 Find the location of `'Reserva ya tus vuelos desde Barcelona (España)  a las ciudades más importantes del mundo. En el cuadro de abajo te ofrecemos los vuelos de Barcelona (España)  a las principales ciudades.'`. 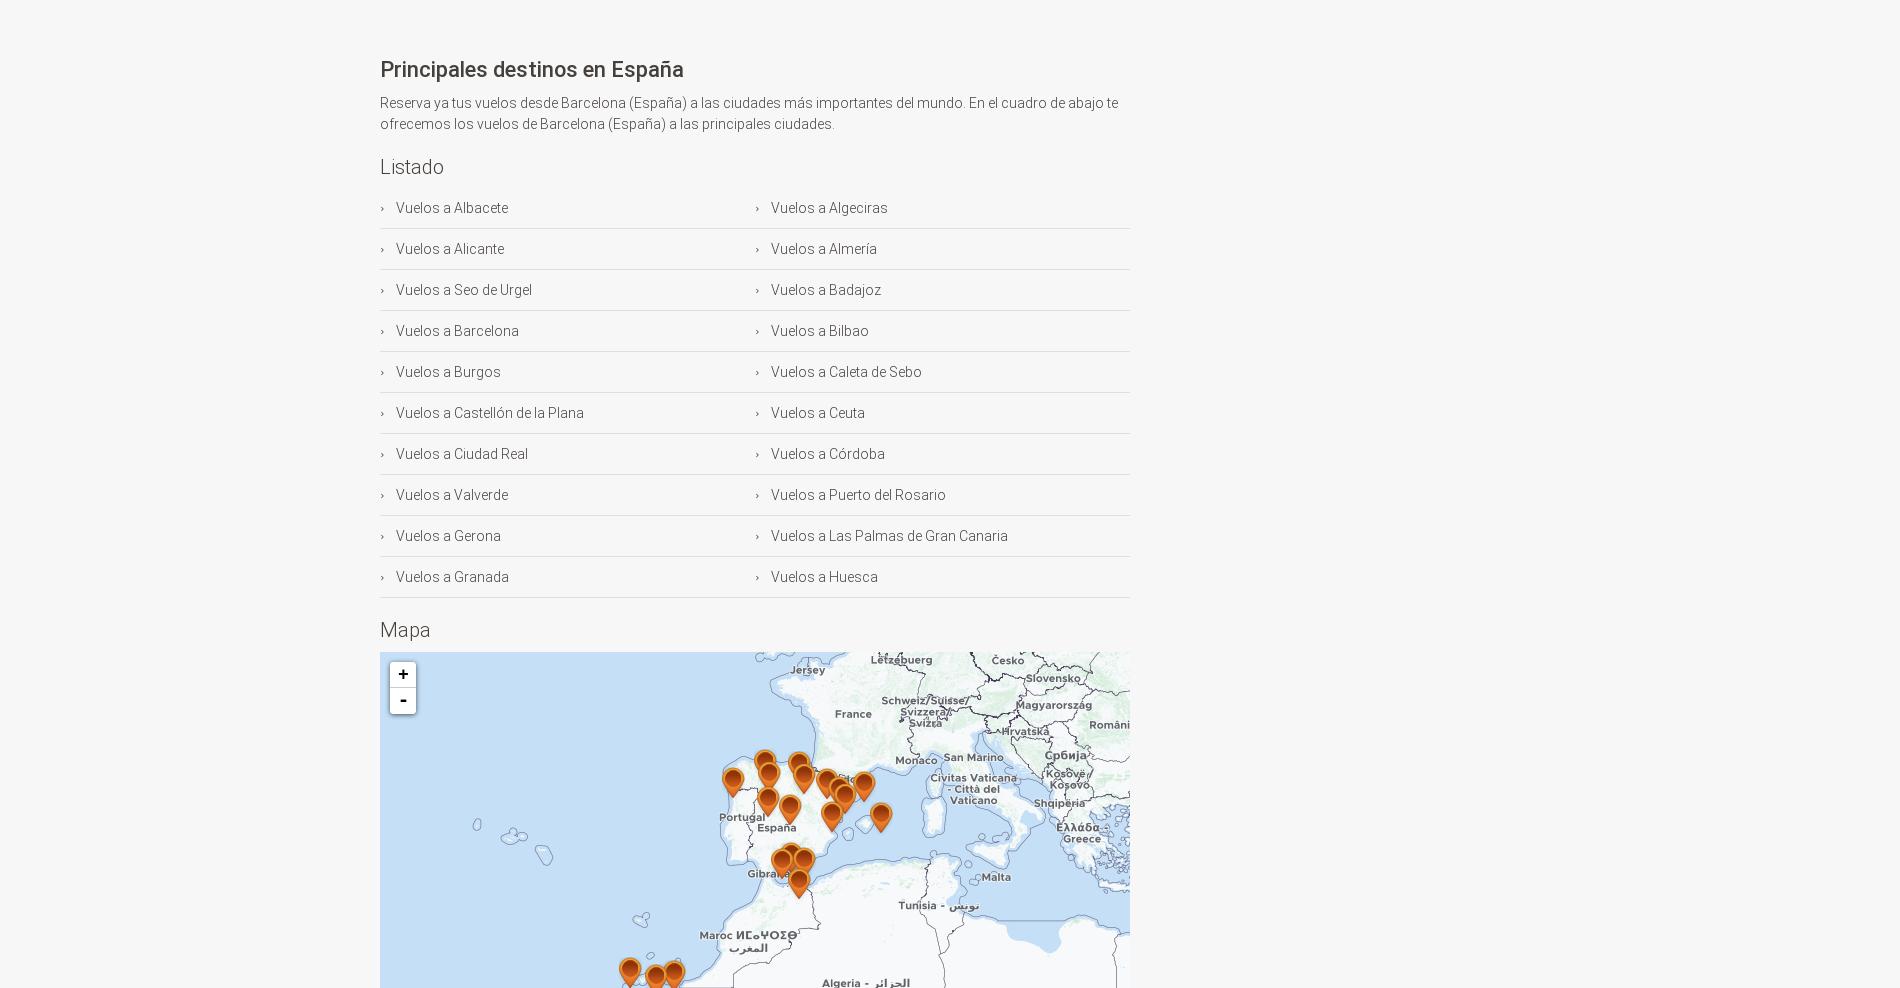

'Reserva ya tus vuelos desde Barcelona (España)  a las ciudades más importantes del mundo. En el cuadro de abajo te ofrecemos los vuelos de Barcelona (España)  a las principales ciudades.' is located at coordinates (747, 112).